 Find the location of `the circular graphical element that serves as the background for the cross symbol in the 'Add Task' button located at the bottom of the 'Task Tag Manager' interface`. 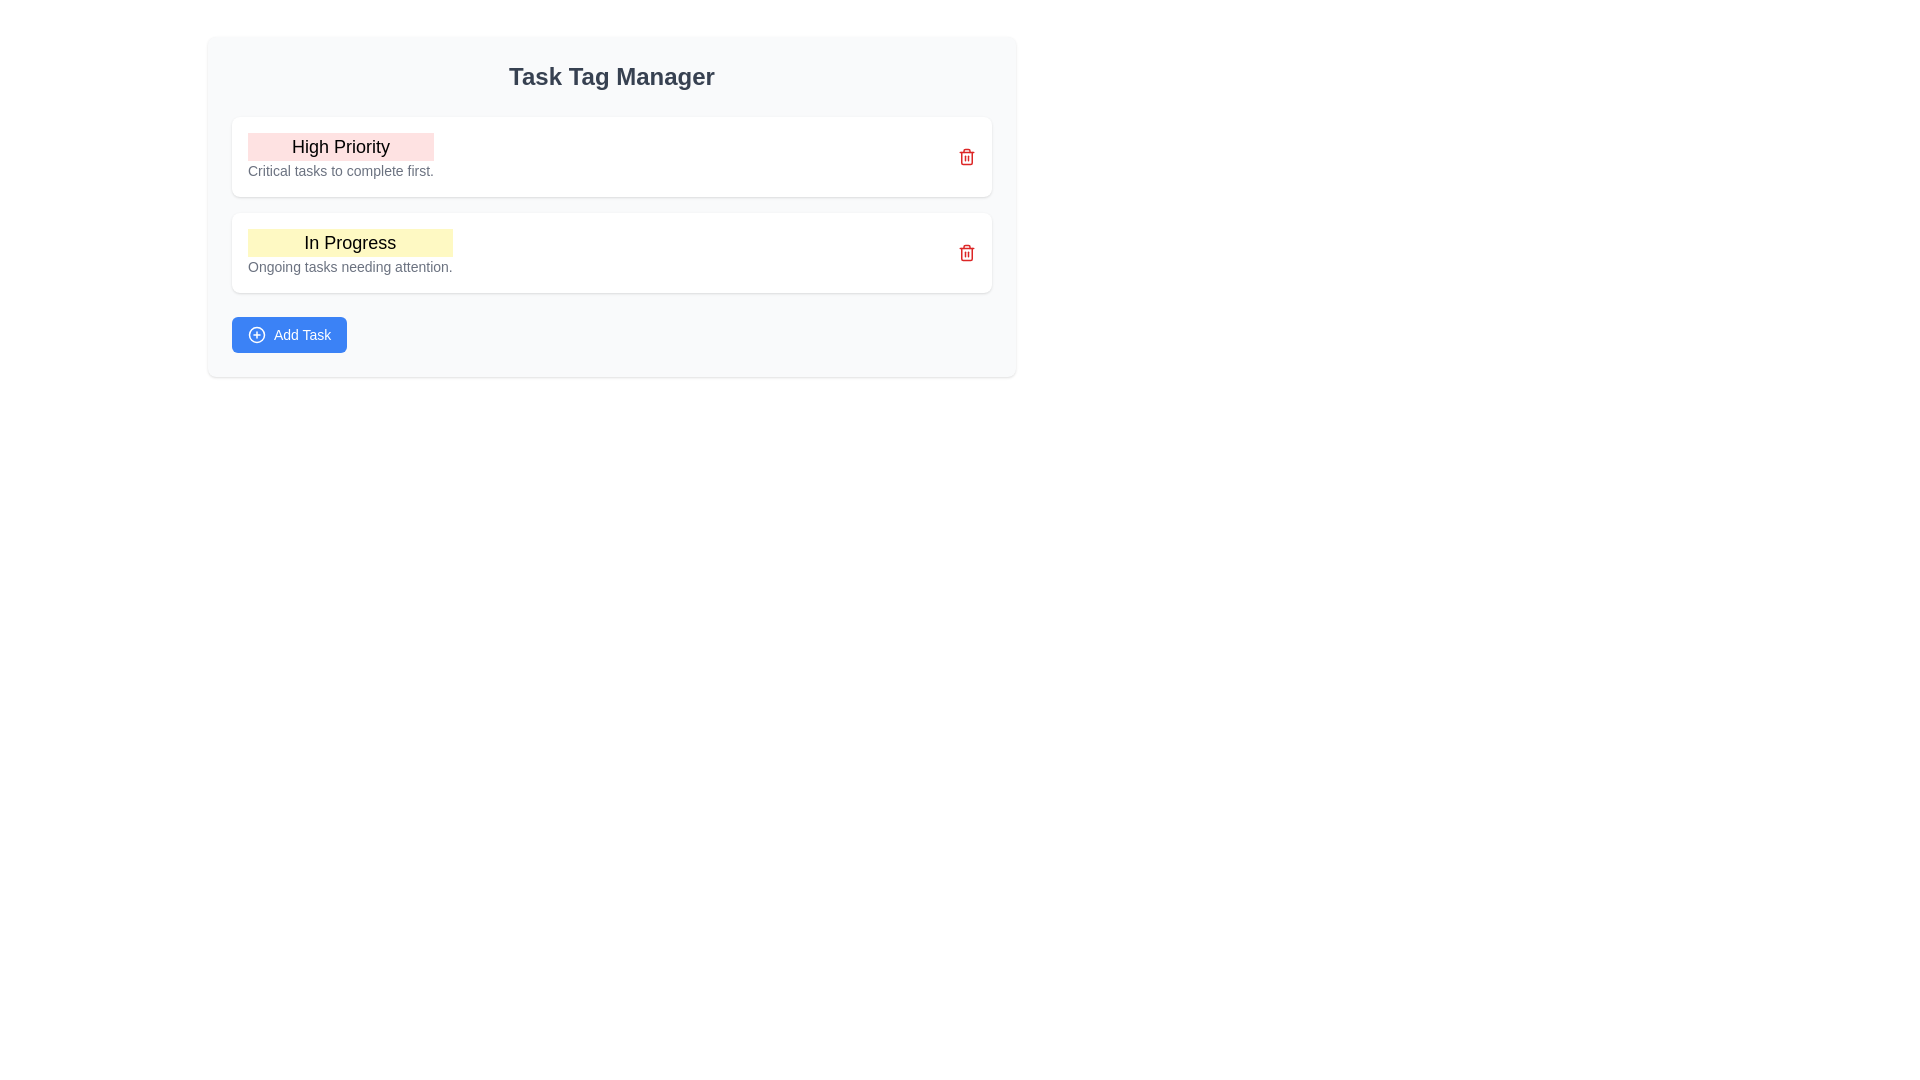

the circular graphical element that serves as the background for the cross symbol in the 'Add Task' button located at the bottom of the 'Task Tag Manager' interface is located at coordinates (256, 334).